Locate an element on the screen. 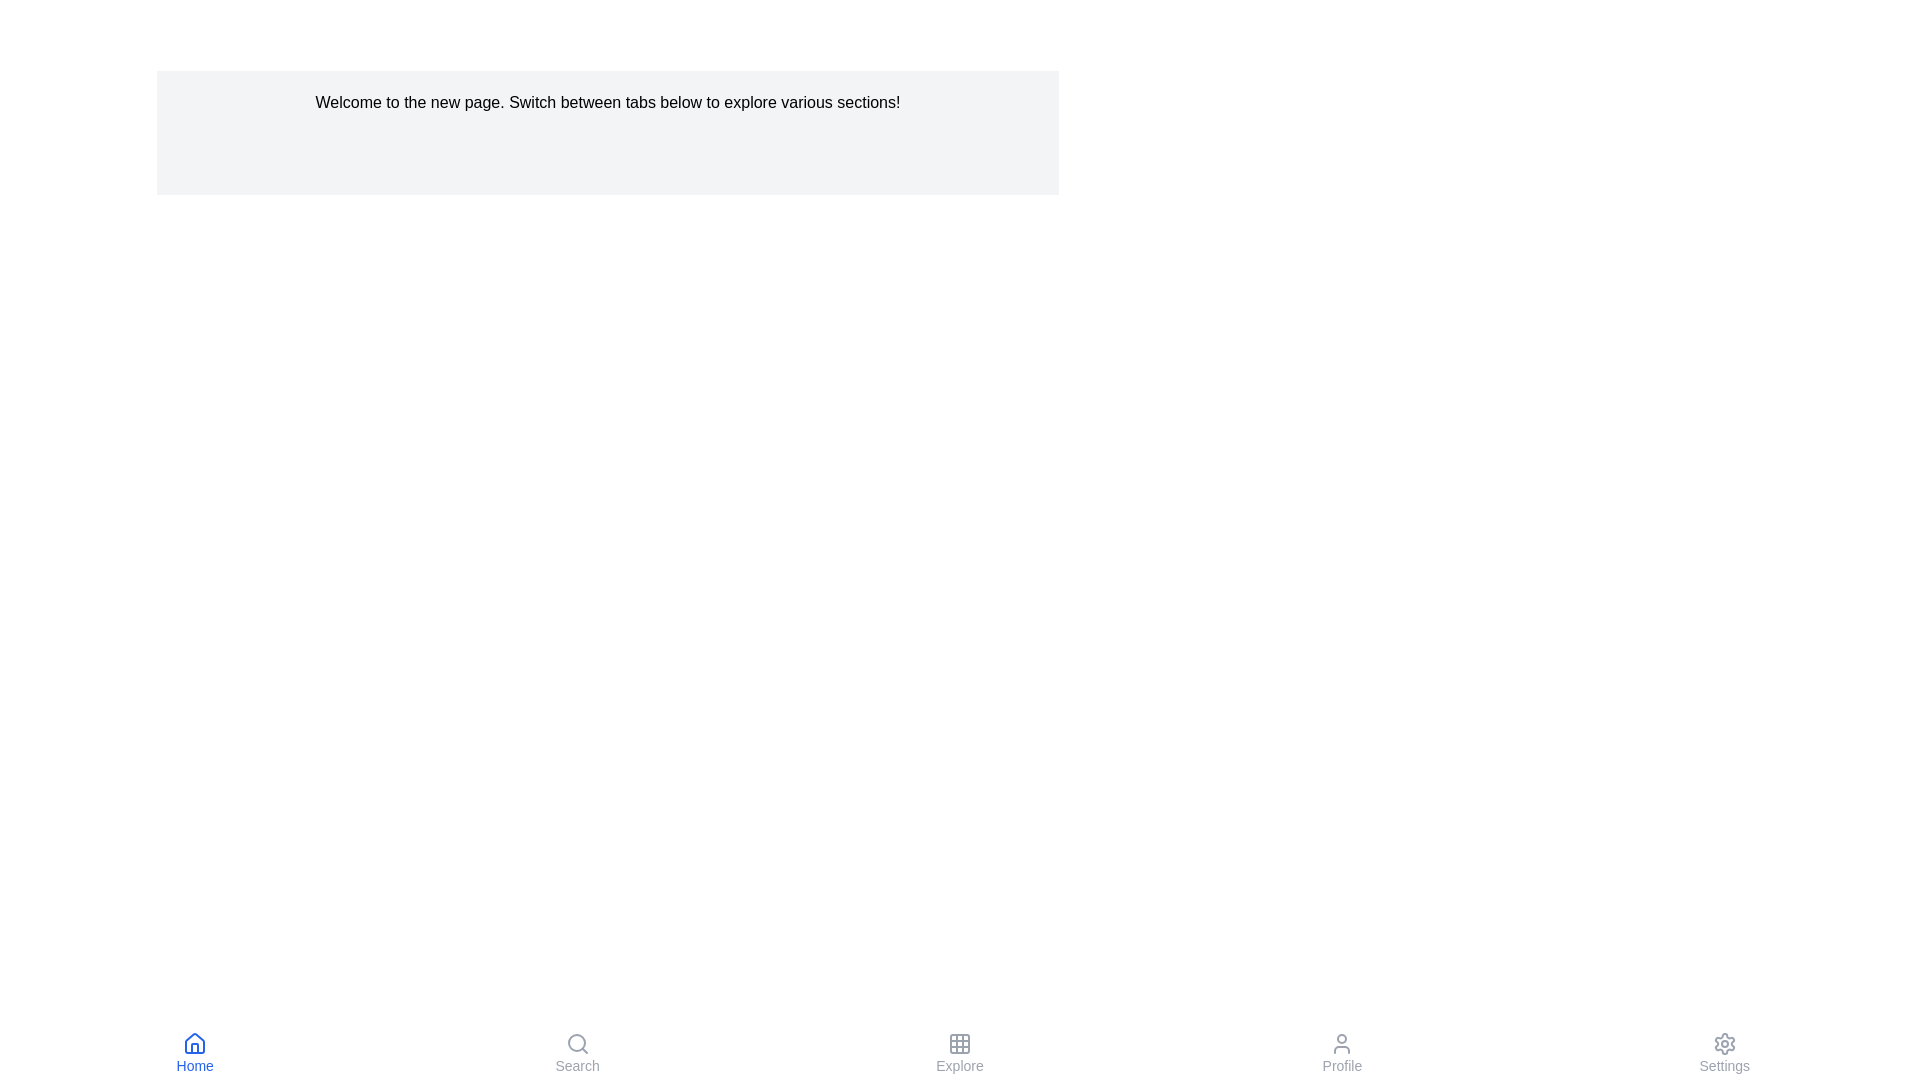 The image size is (1920, 1080). the blue house icon located in the center of the bottom navigation bar is located at coordinates (195, 1043).